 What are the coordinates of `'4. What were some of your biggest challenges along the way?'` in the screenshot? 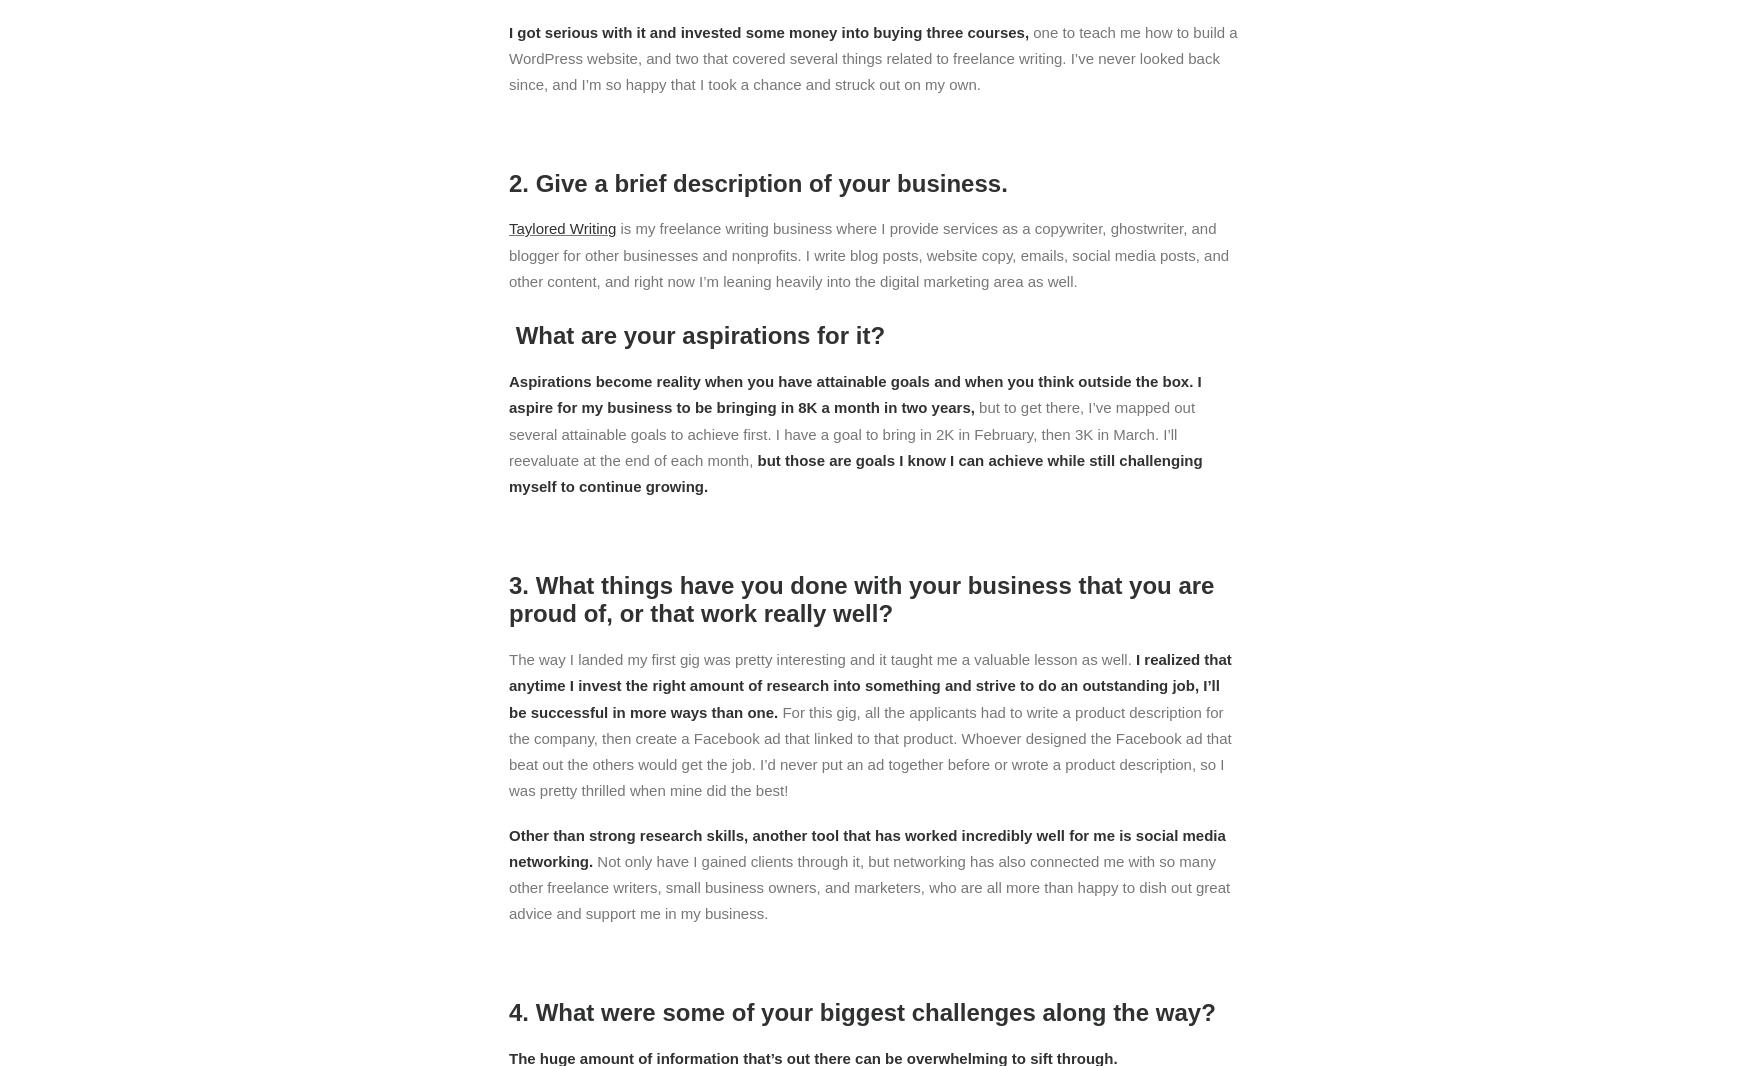 It's located at (862, 1011).